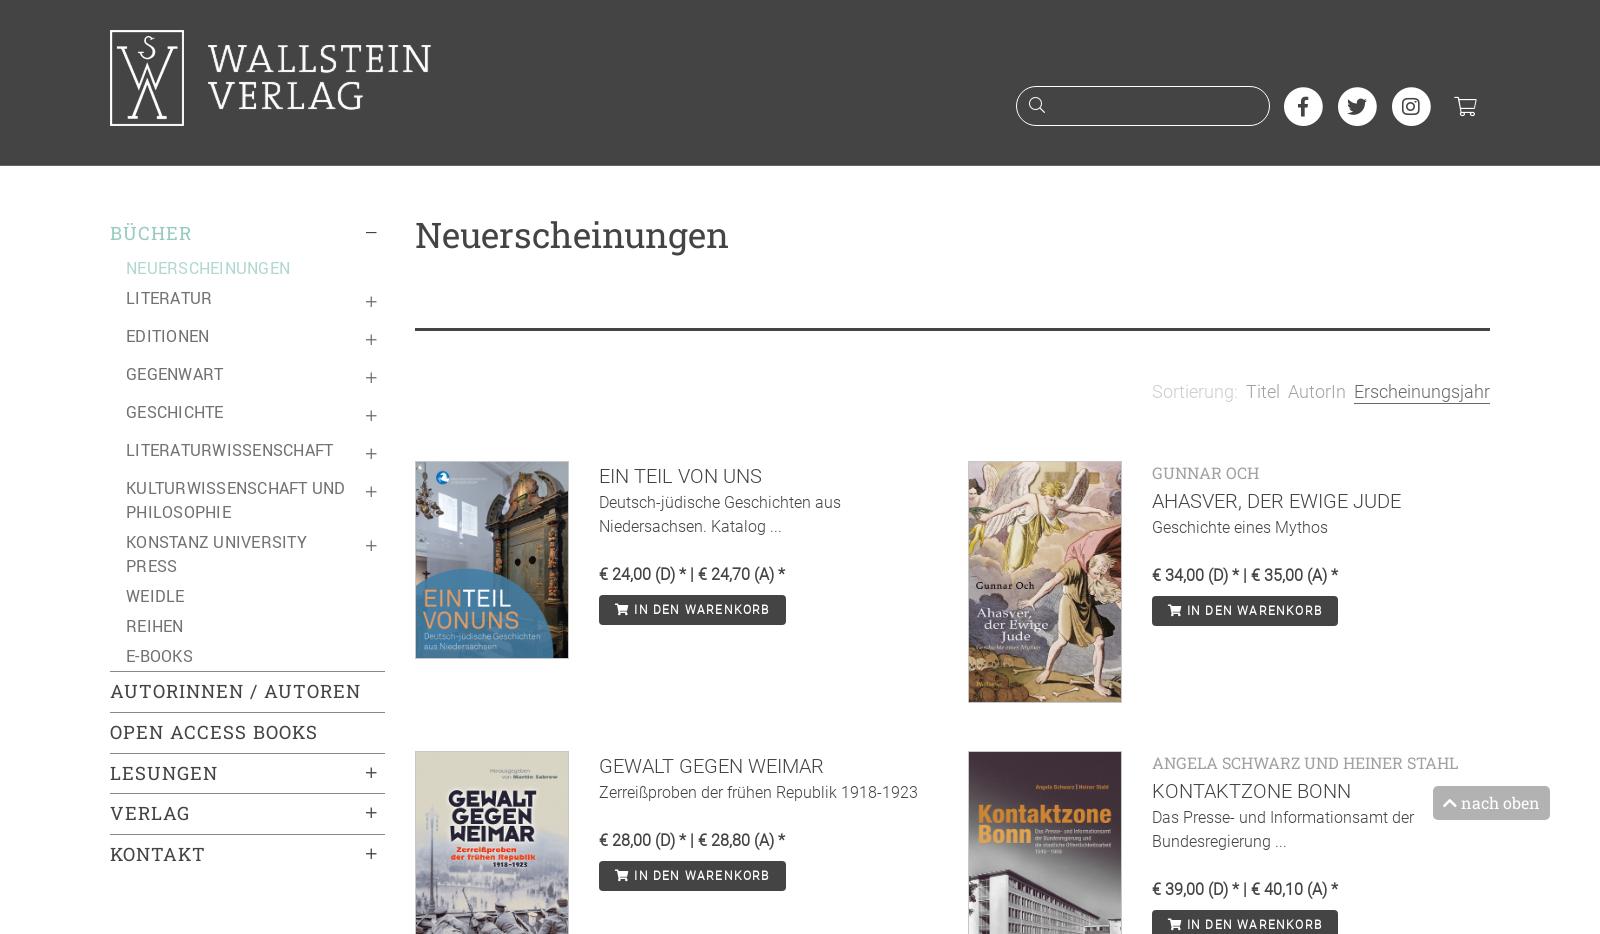  Describe the element at coordinates (1203, 471) in the screenshot. I see `'Gunnar Och'` at that location.